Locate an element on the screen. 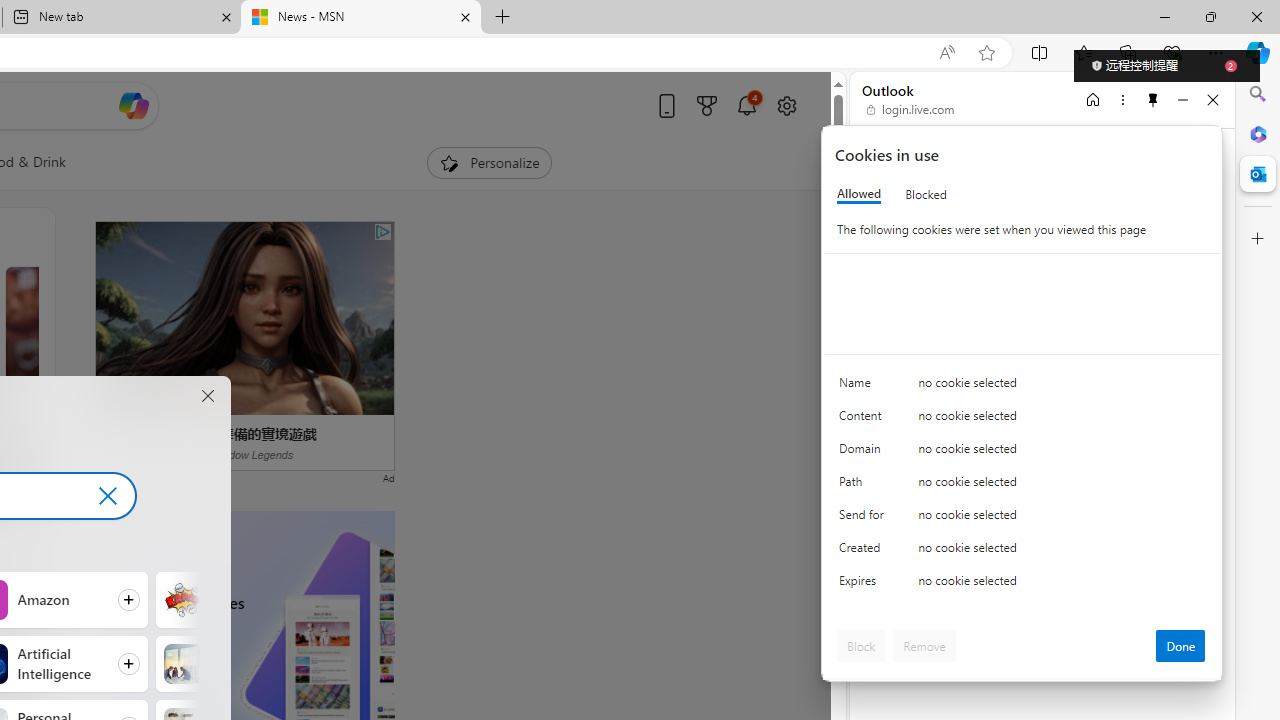 The height and width of the screenshot is (720, 1280). 'Split screen' is located at coordinates (1040, 51).